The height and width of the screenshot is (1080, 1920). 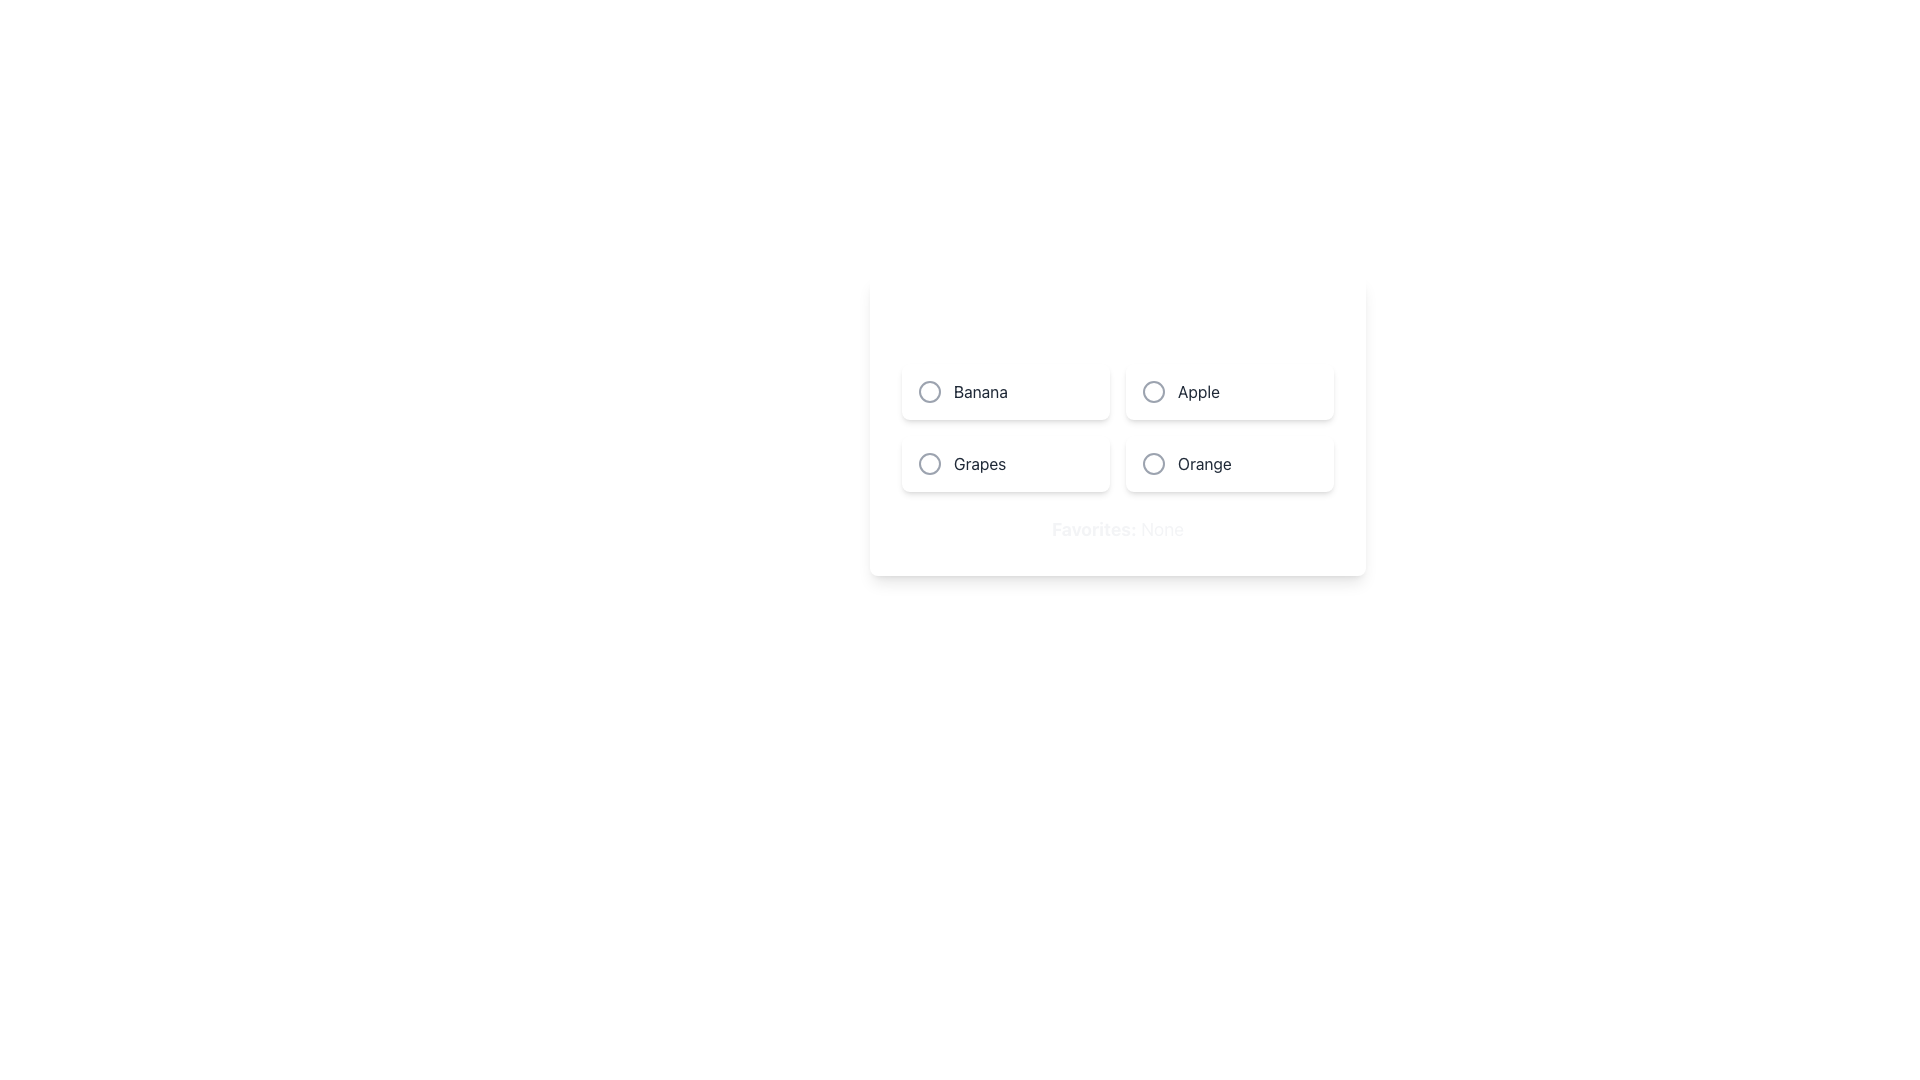 I want to click on the text label 'Apple', so click(x=1199, y=392).